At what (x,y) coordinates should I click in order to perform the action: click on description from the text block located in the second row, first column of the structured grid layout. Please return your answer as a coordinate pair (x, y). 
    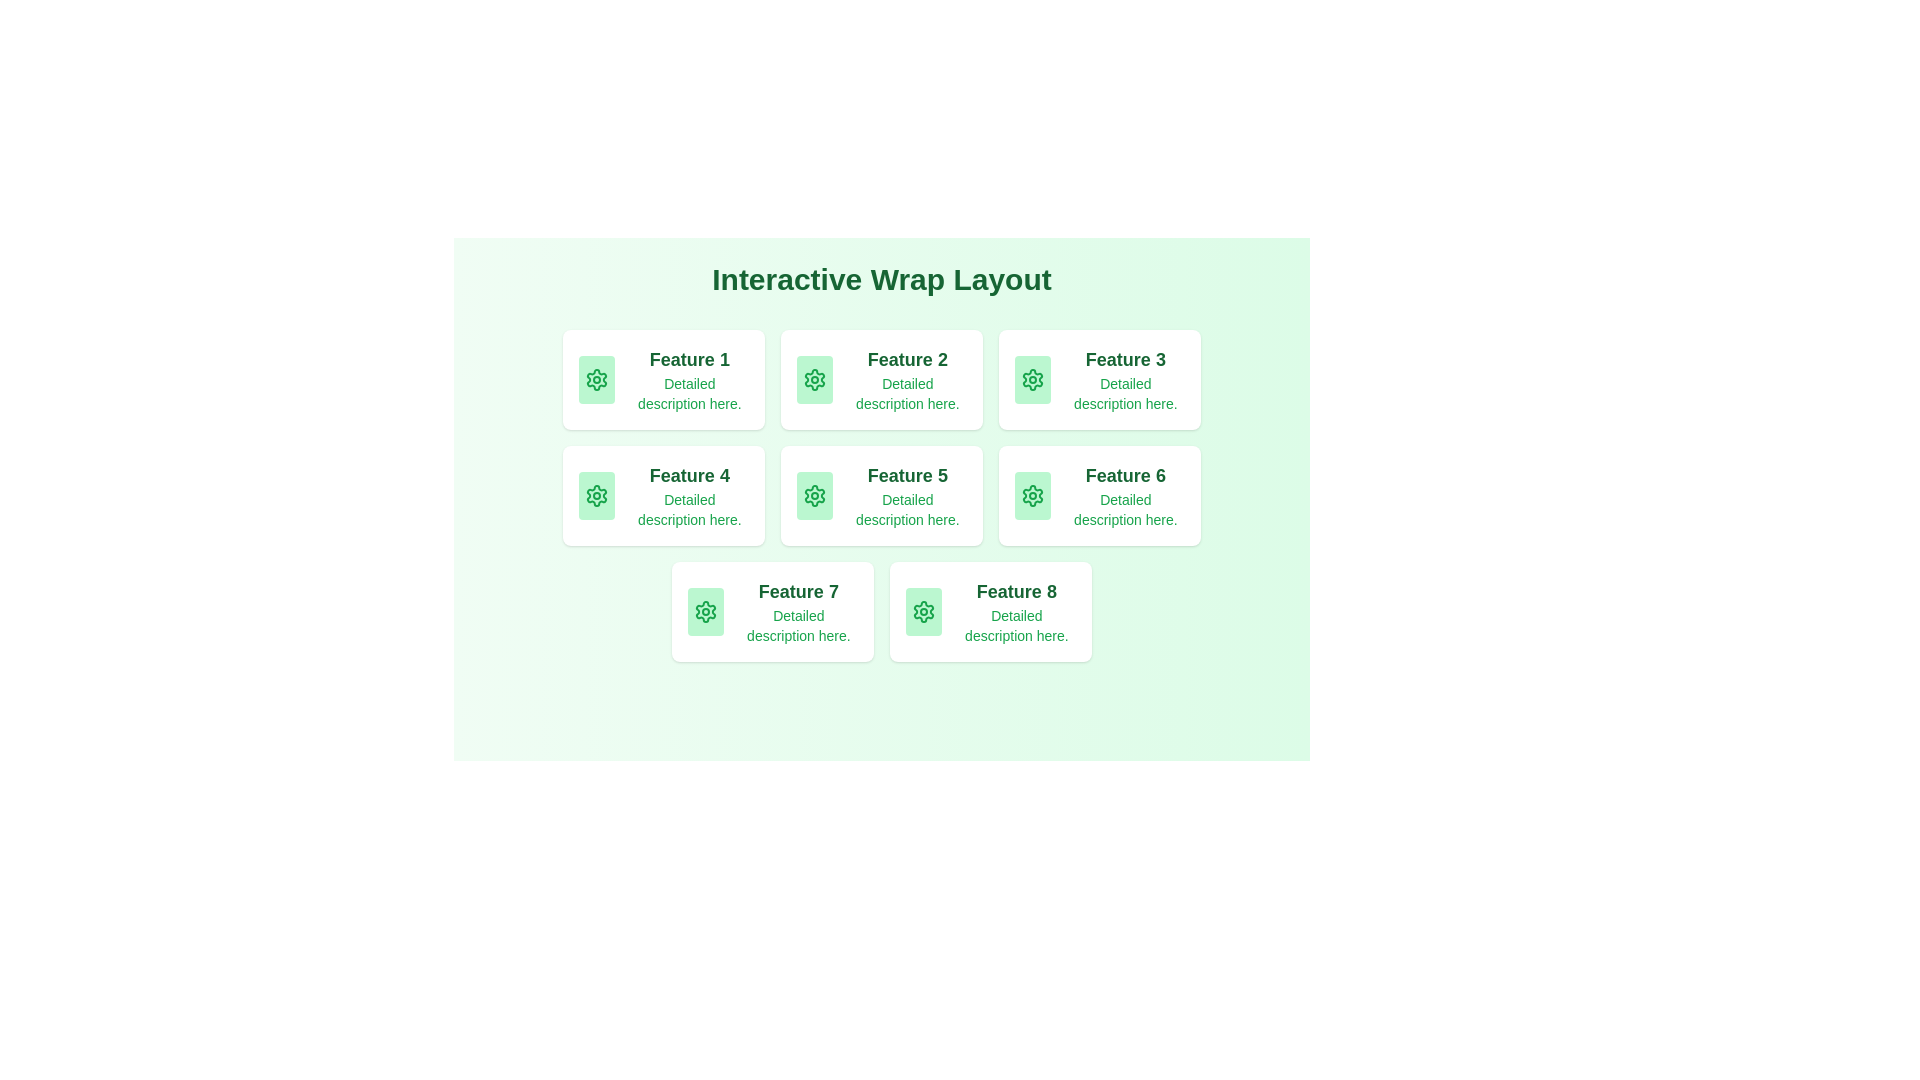
    Looking at the image, I should click on (689, 495).